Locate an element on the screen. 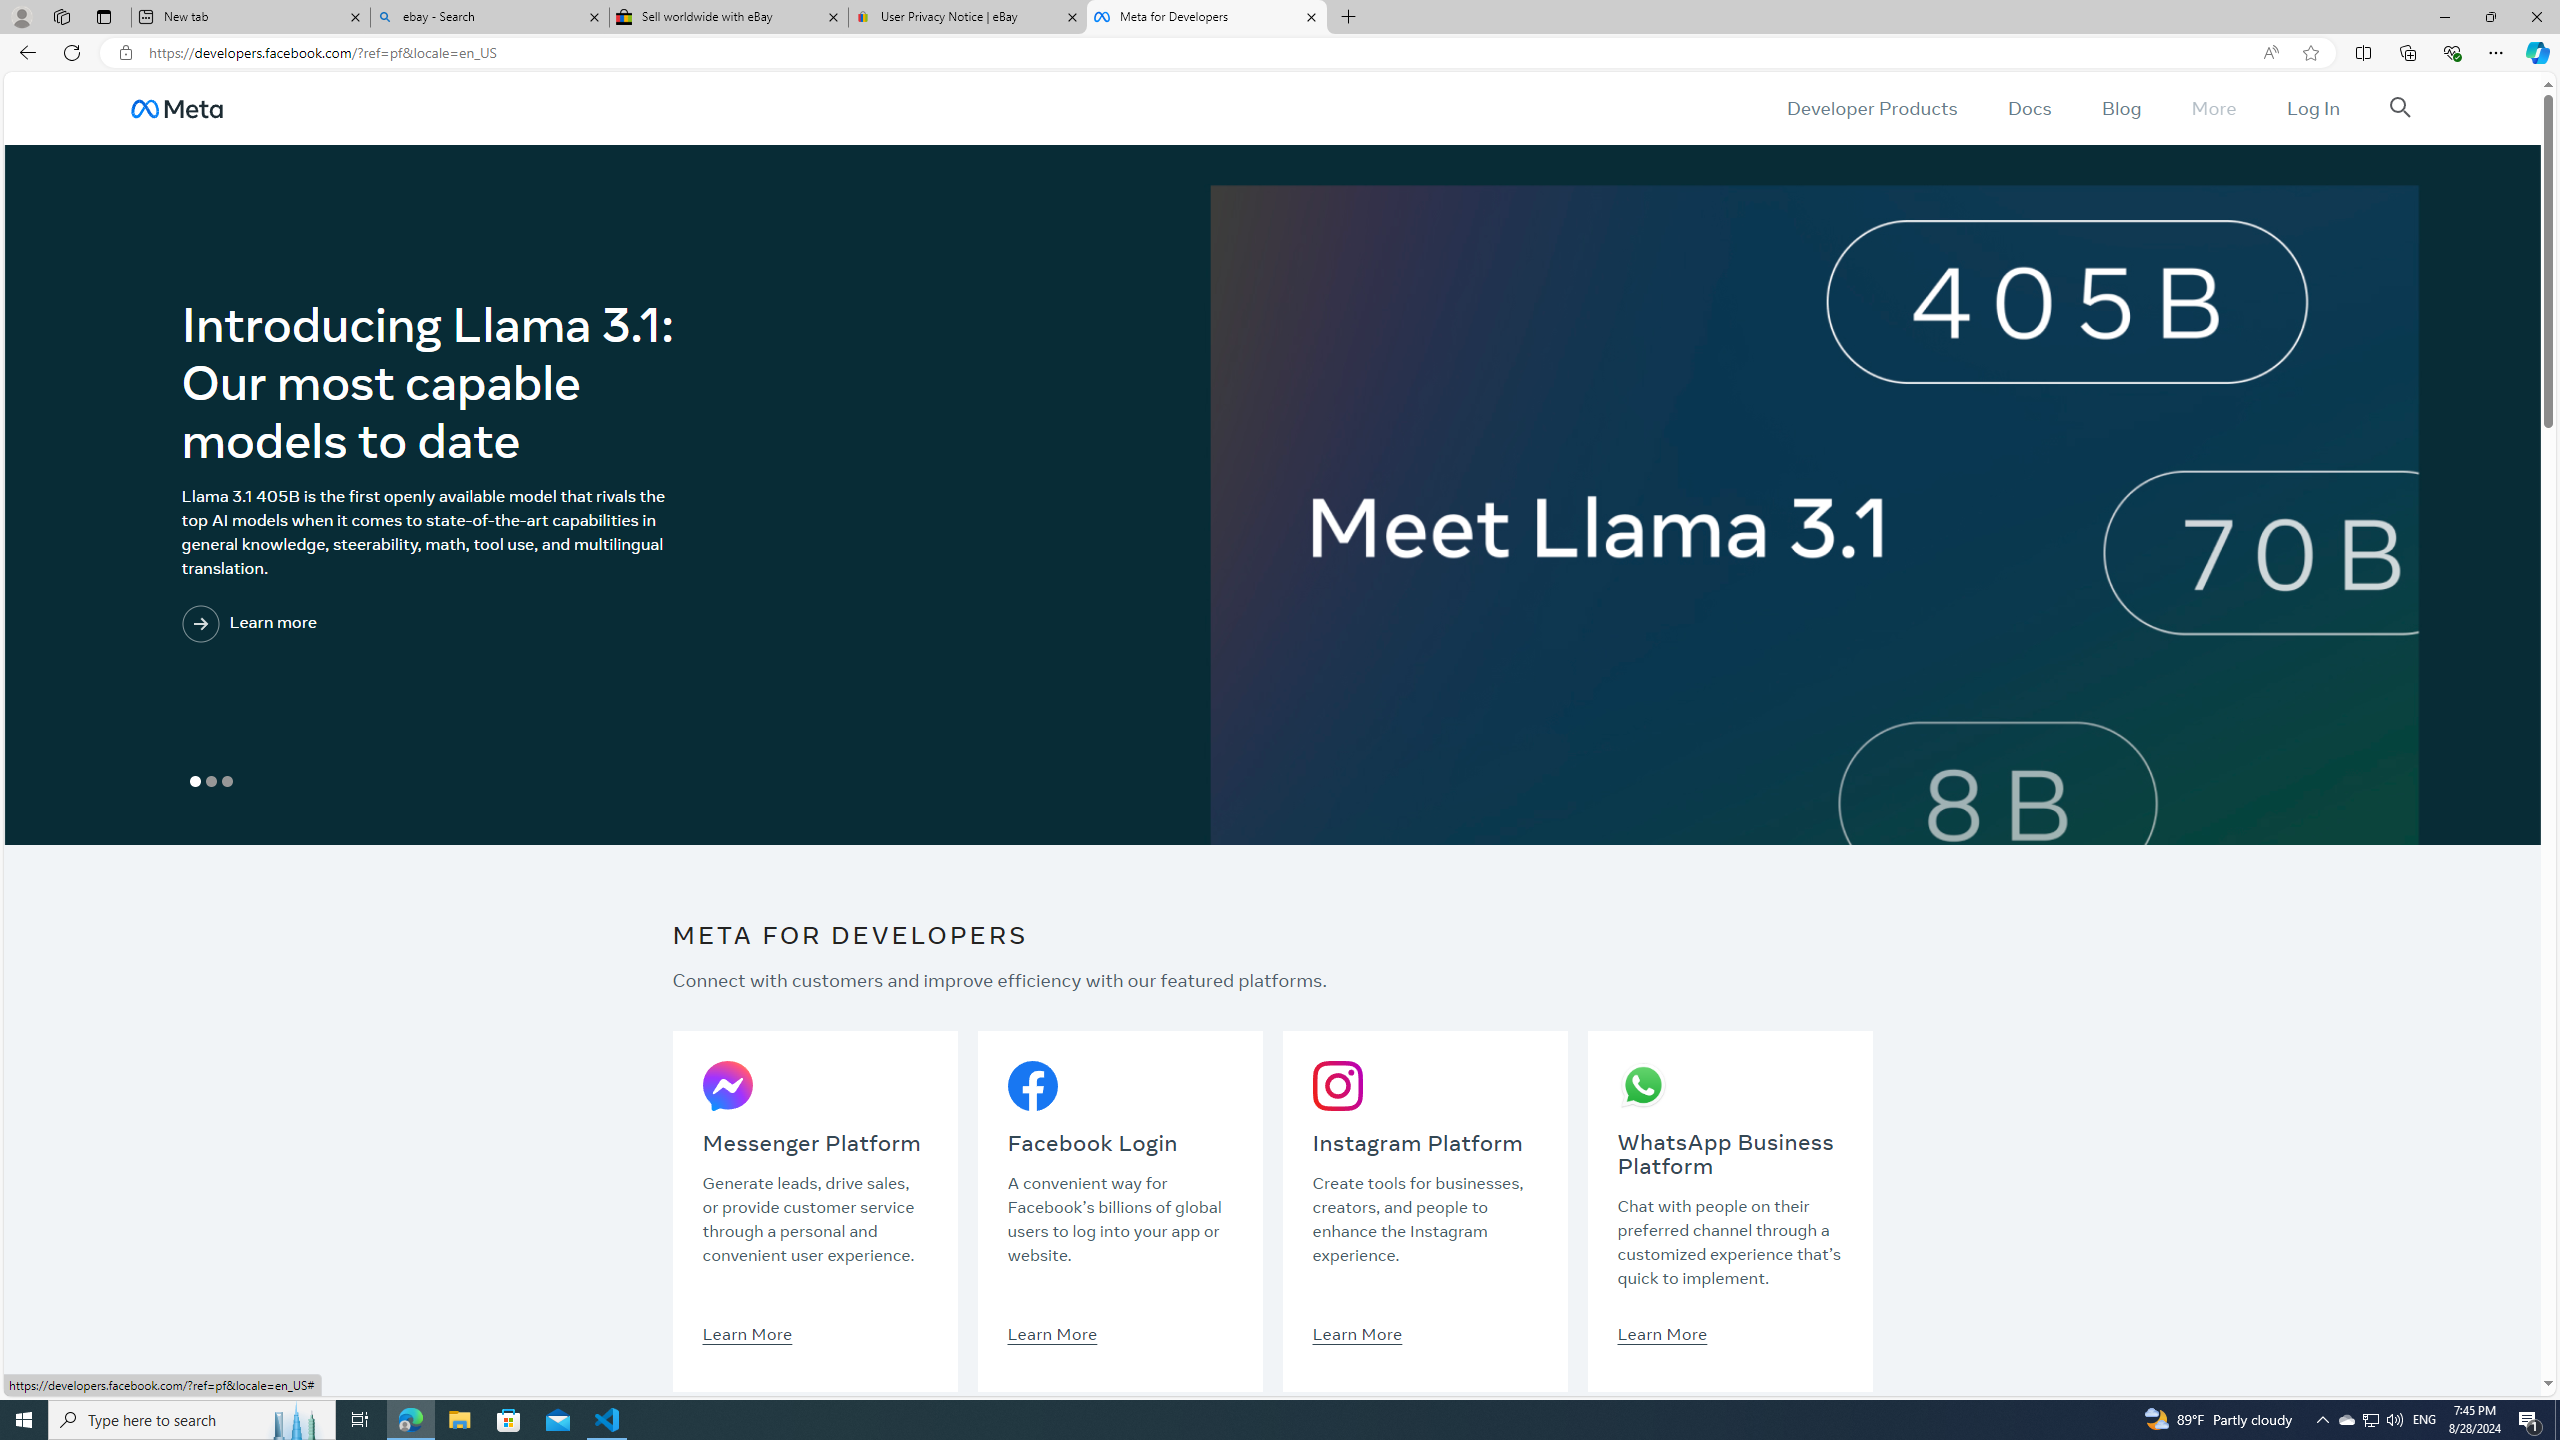 This screenshot has width=2560, height=1440. 'More' is located at coordinates (2213, 107).